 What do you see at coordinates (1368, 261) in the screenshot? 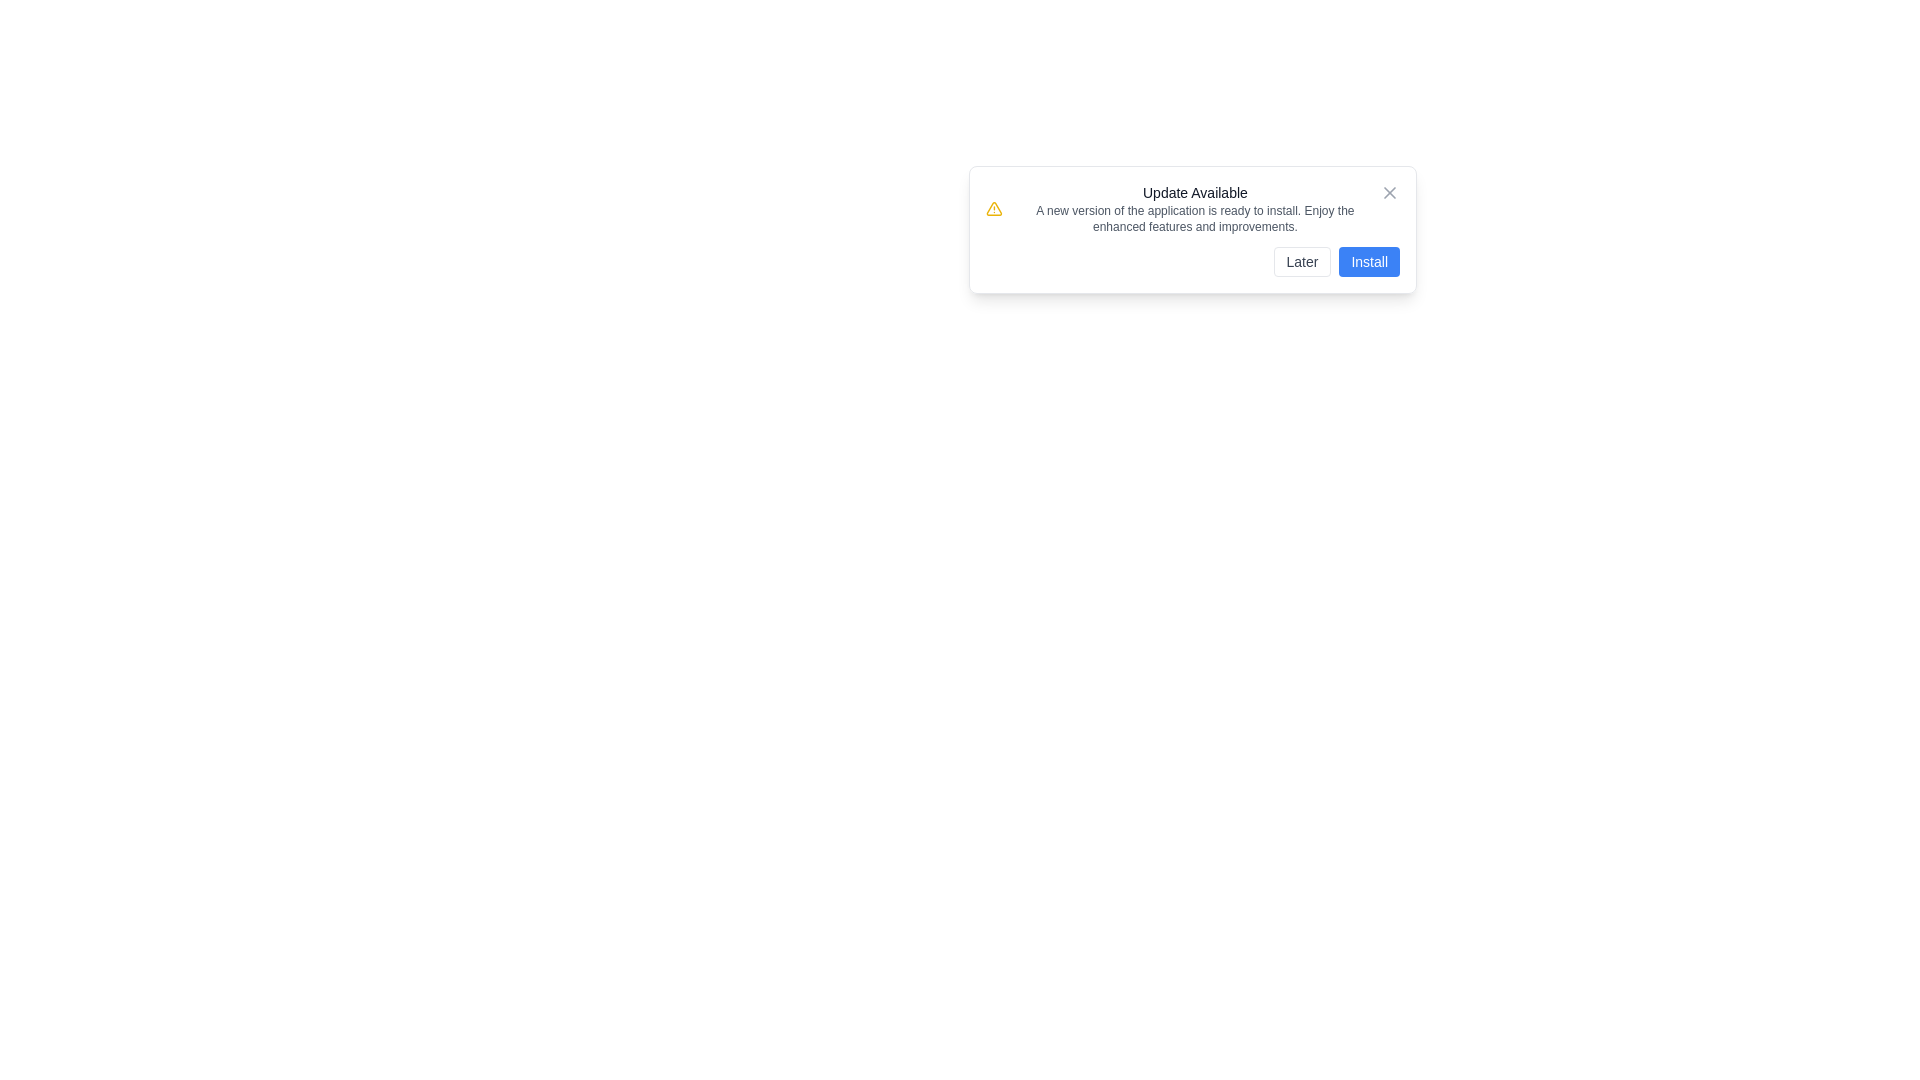
I see `the installation button located in the bottom-right corner of the dialog box, to the right of the 'Later' button` at bounding box center [1368, 261].